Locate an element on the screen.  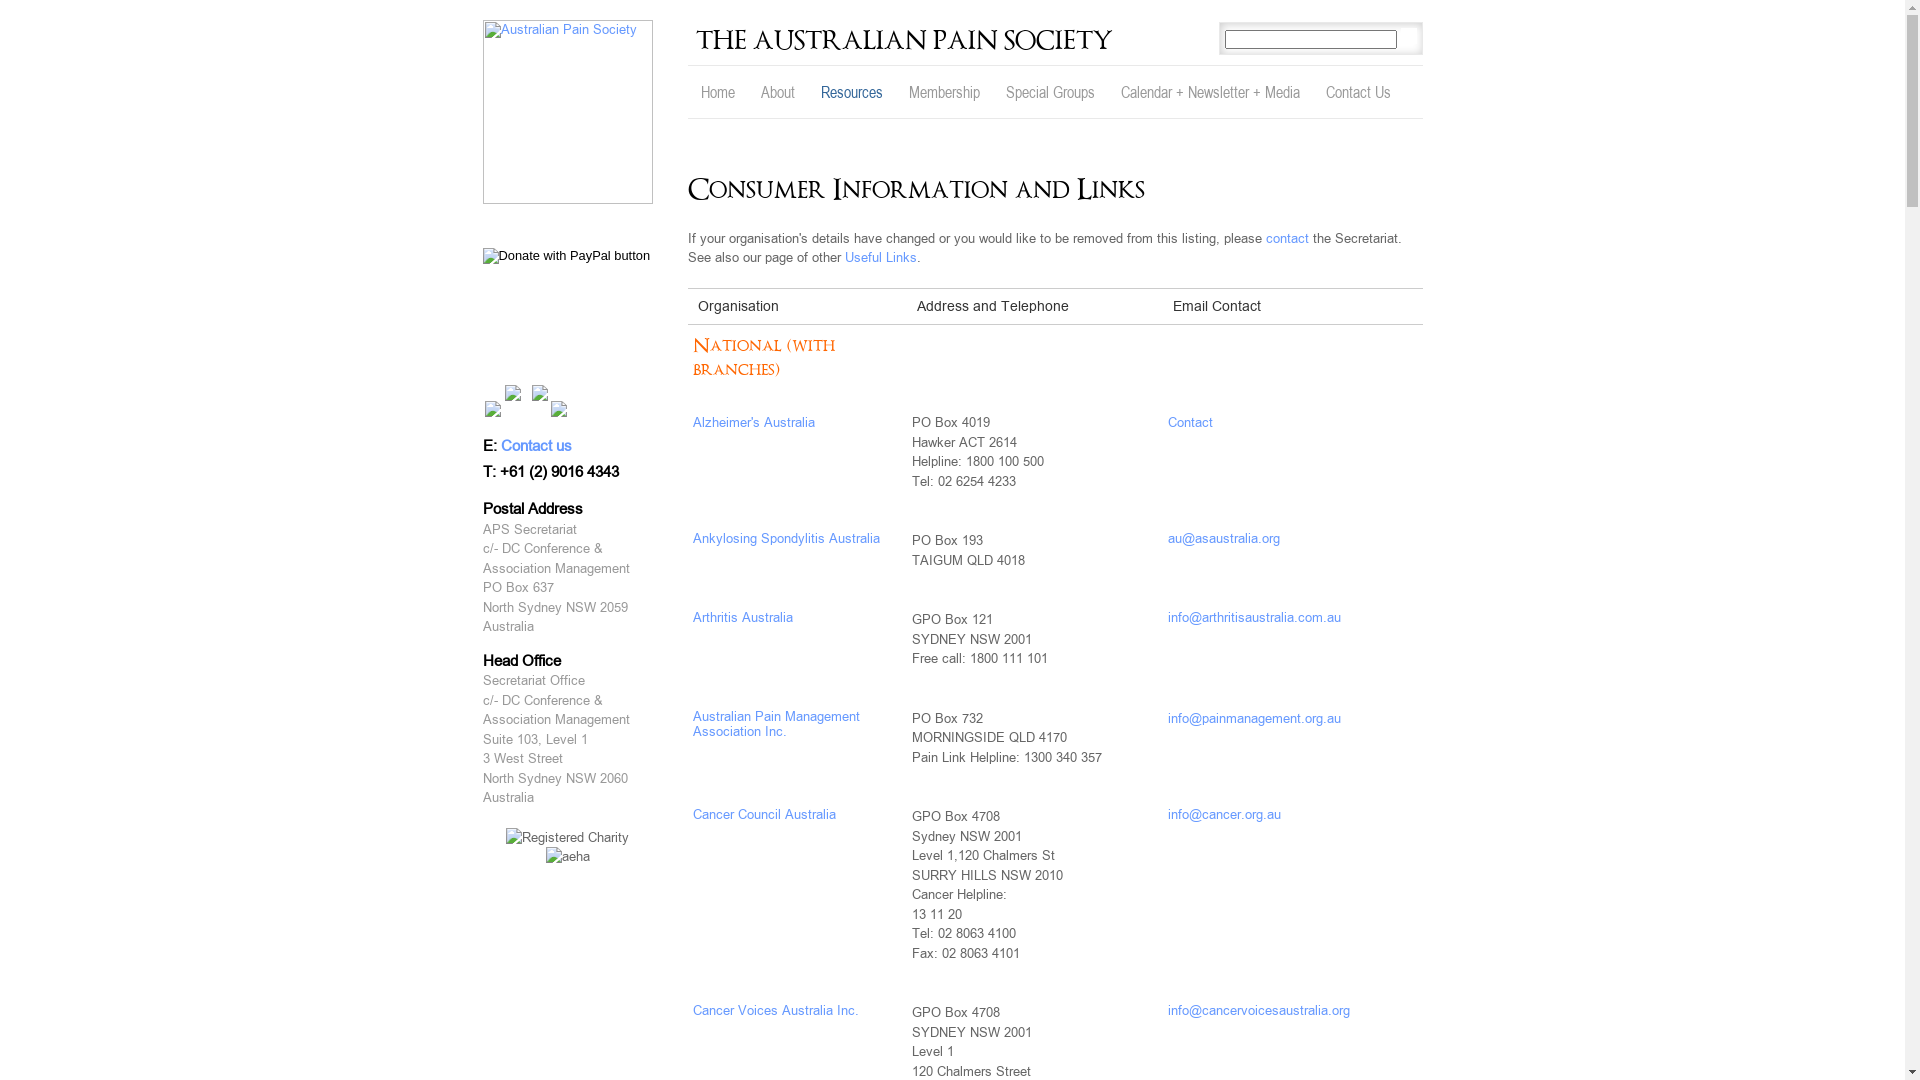
'Membership' is located at coordinates (895, 92).